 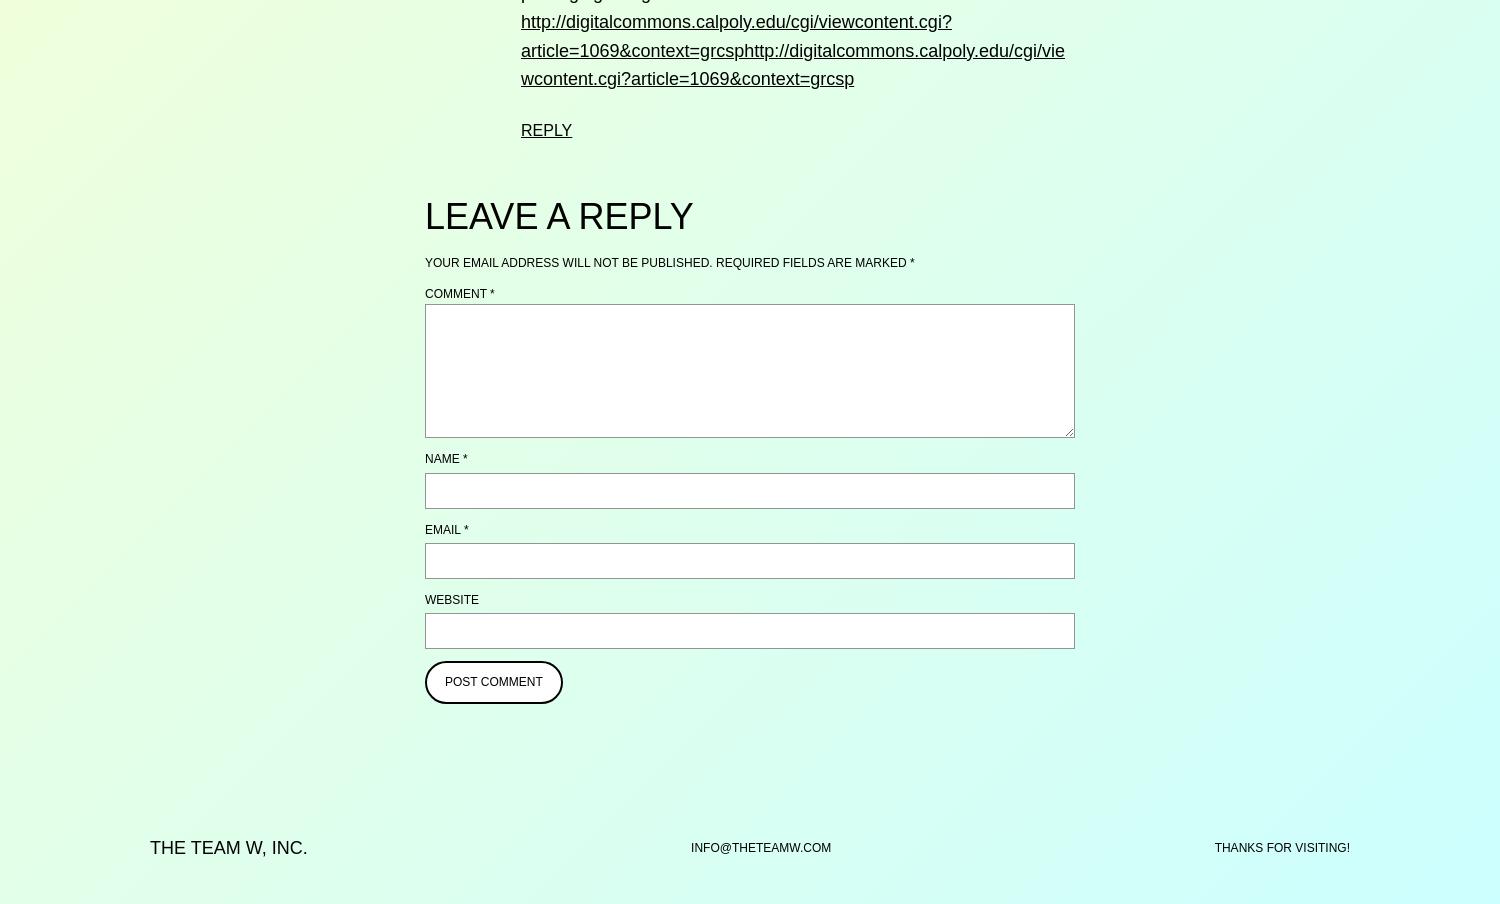 I want to click on 'Thanks for visiting!', so click(x=1281, y=848).